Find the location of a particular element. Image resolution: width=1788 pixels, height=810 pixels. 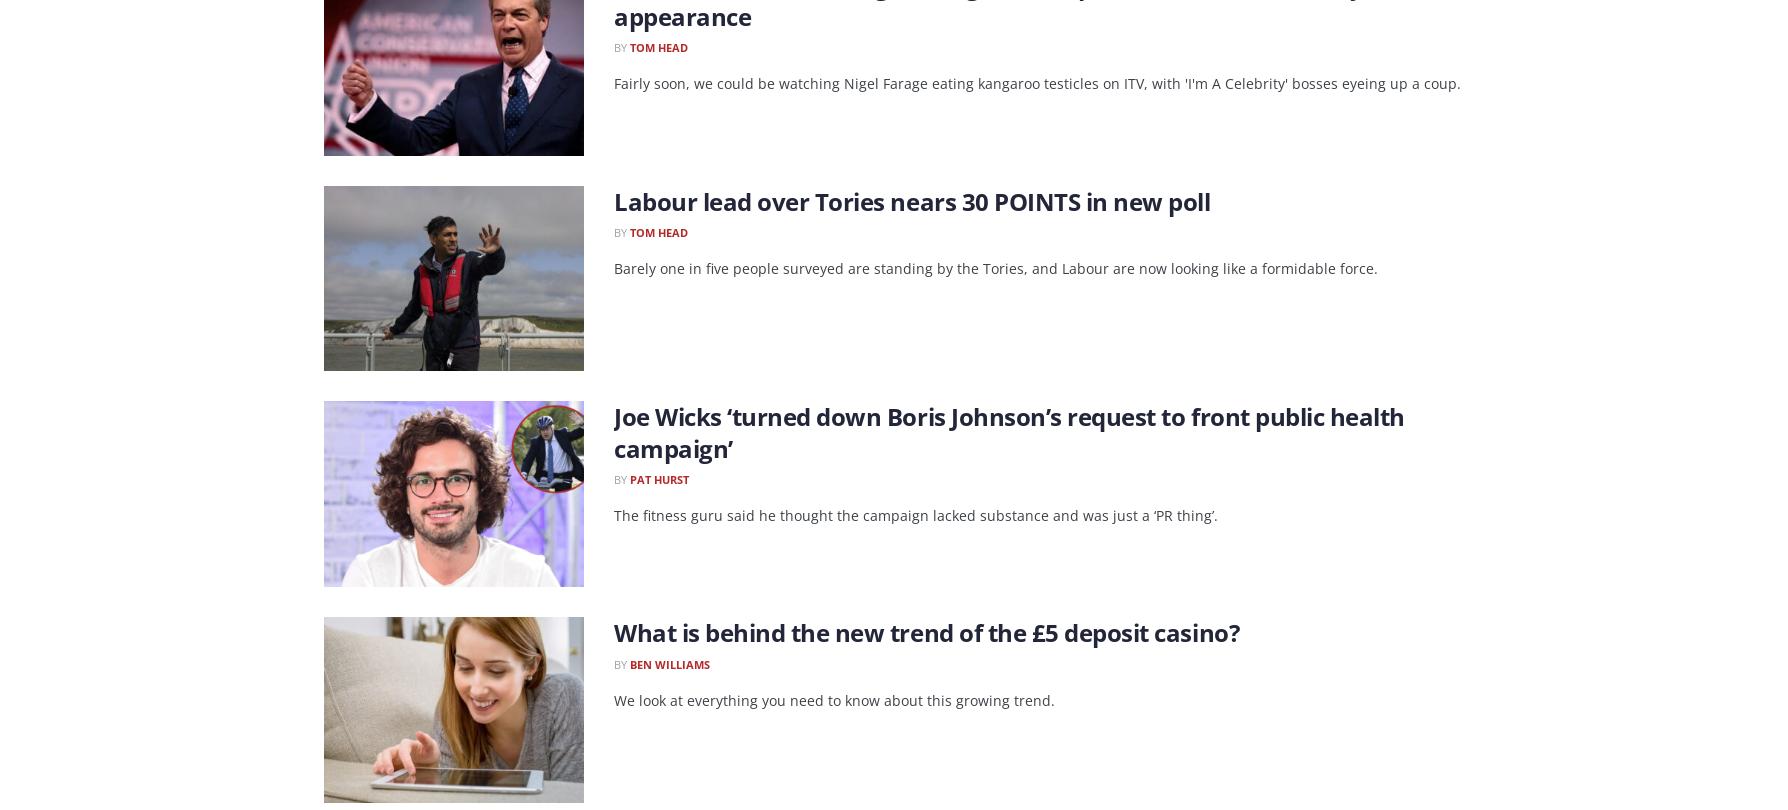

'Labour lead over Tories nears 30 POINTS in new poll' is located at coordinates (613, 200).